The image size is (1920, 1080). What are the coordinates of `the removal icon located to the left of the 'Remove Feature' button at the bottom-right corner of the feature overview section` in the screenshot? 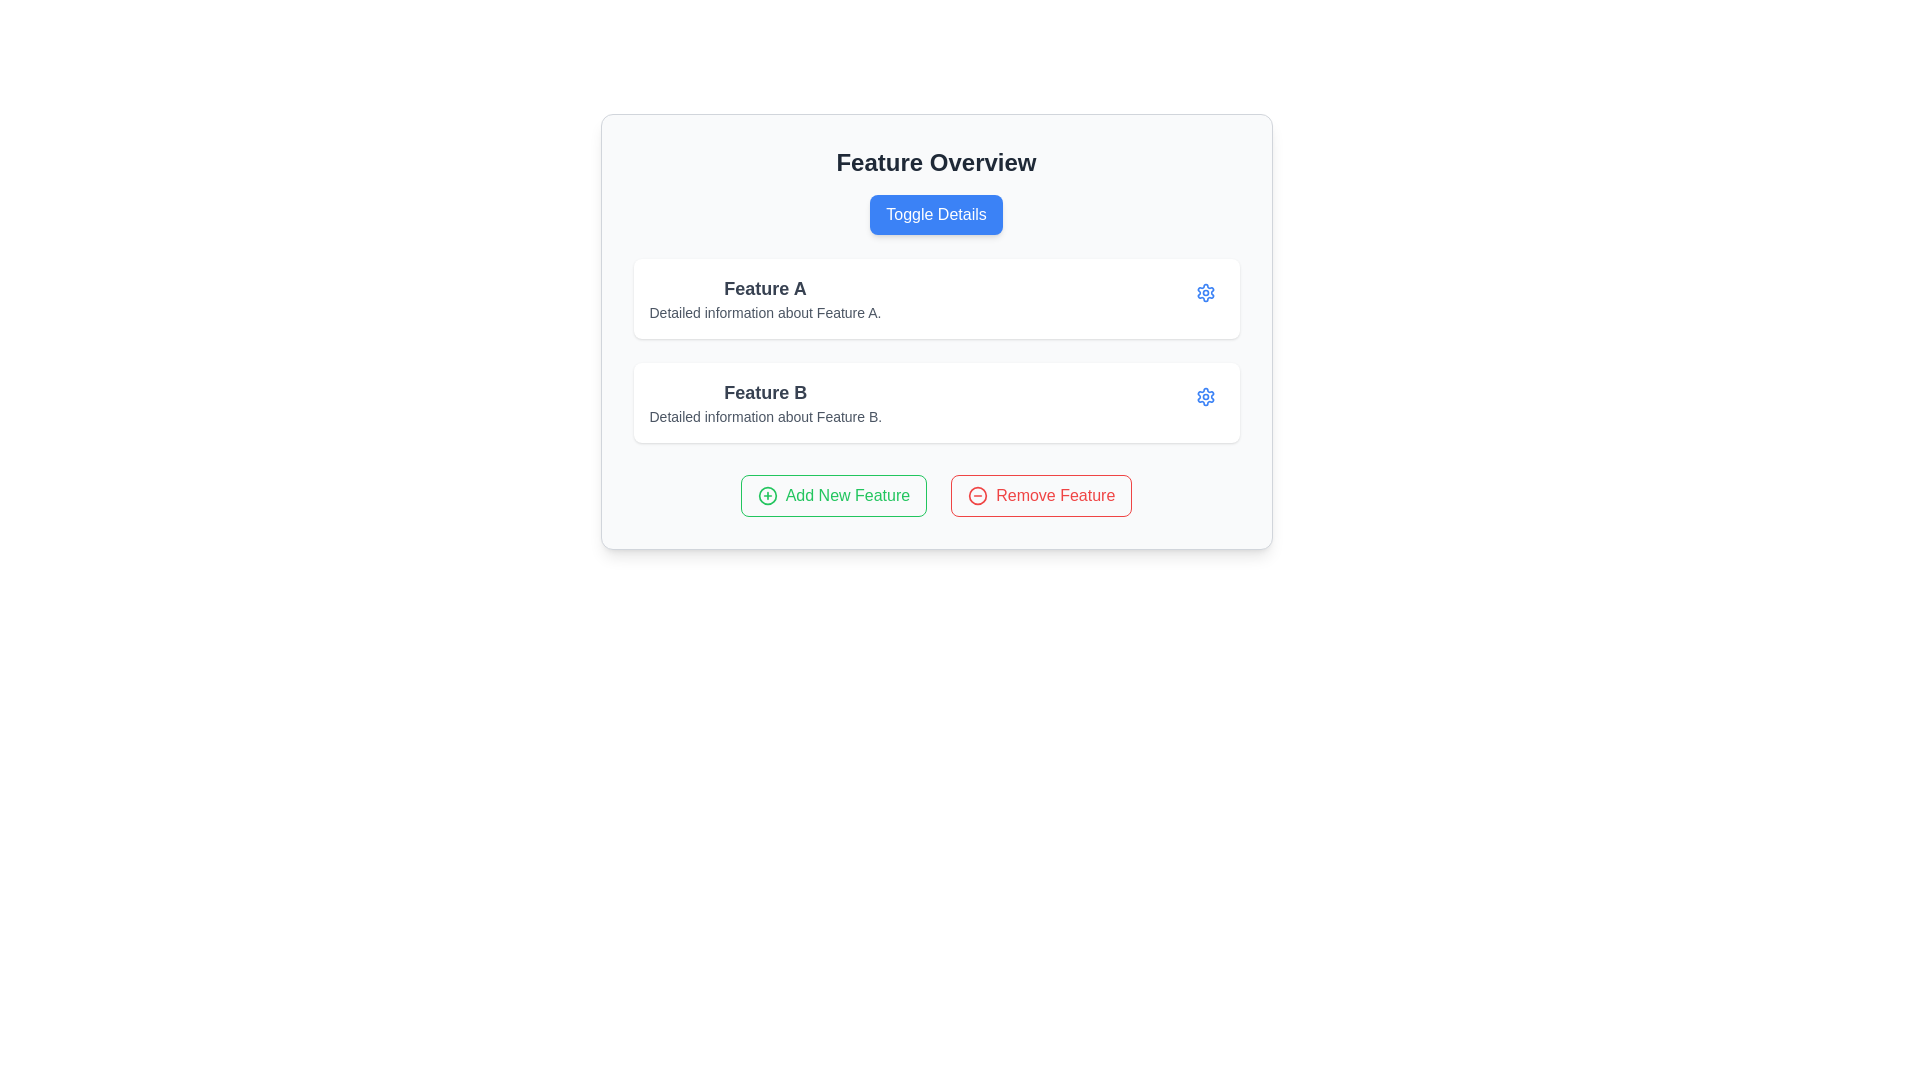 It's located at (978, 495).